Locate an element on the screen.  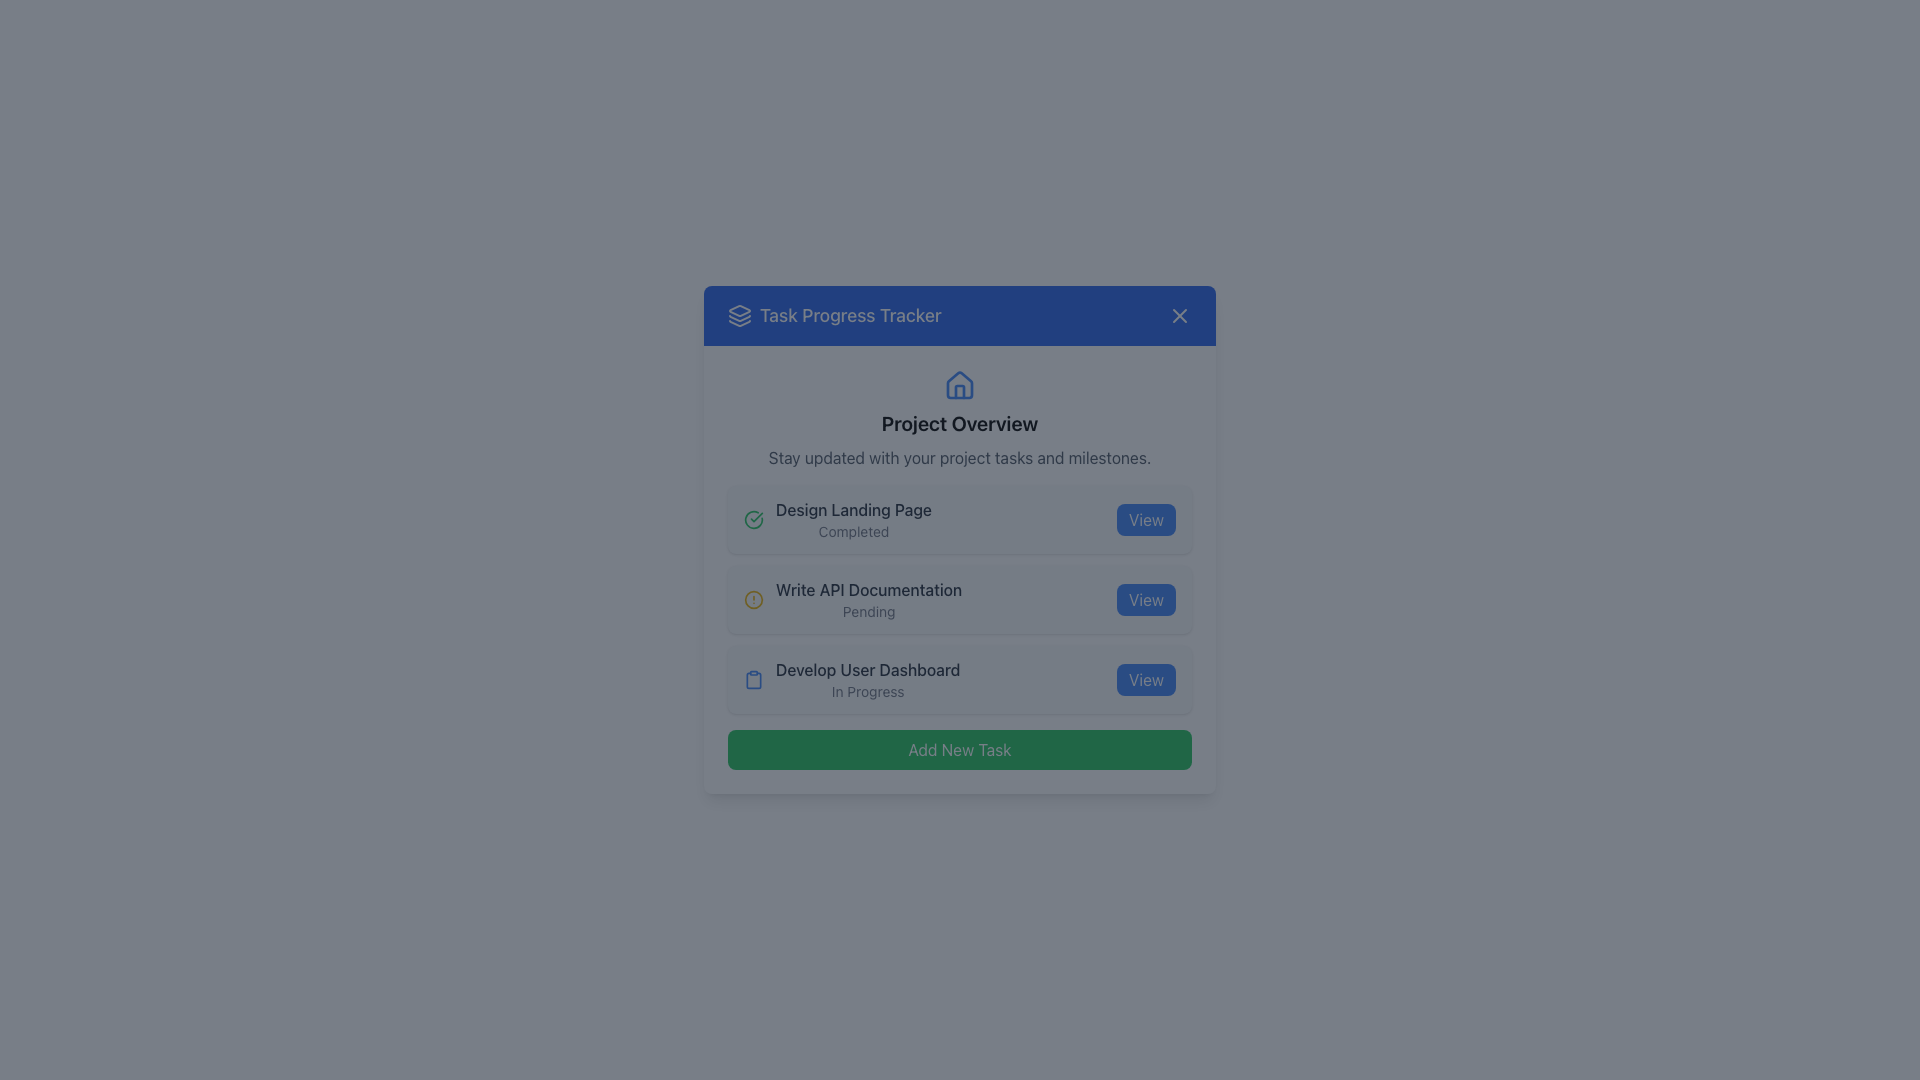
the Label that represents the task 'Develop User Dashboard' in the 'Task Progress Tracker' interface, which is the second component in the third task entry is located at coordinates (852, 678).